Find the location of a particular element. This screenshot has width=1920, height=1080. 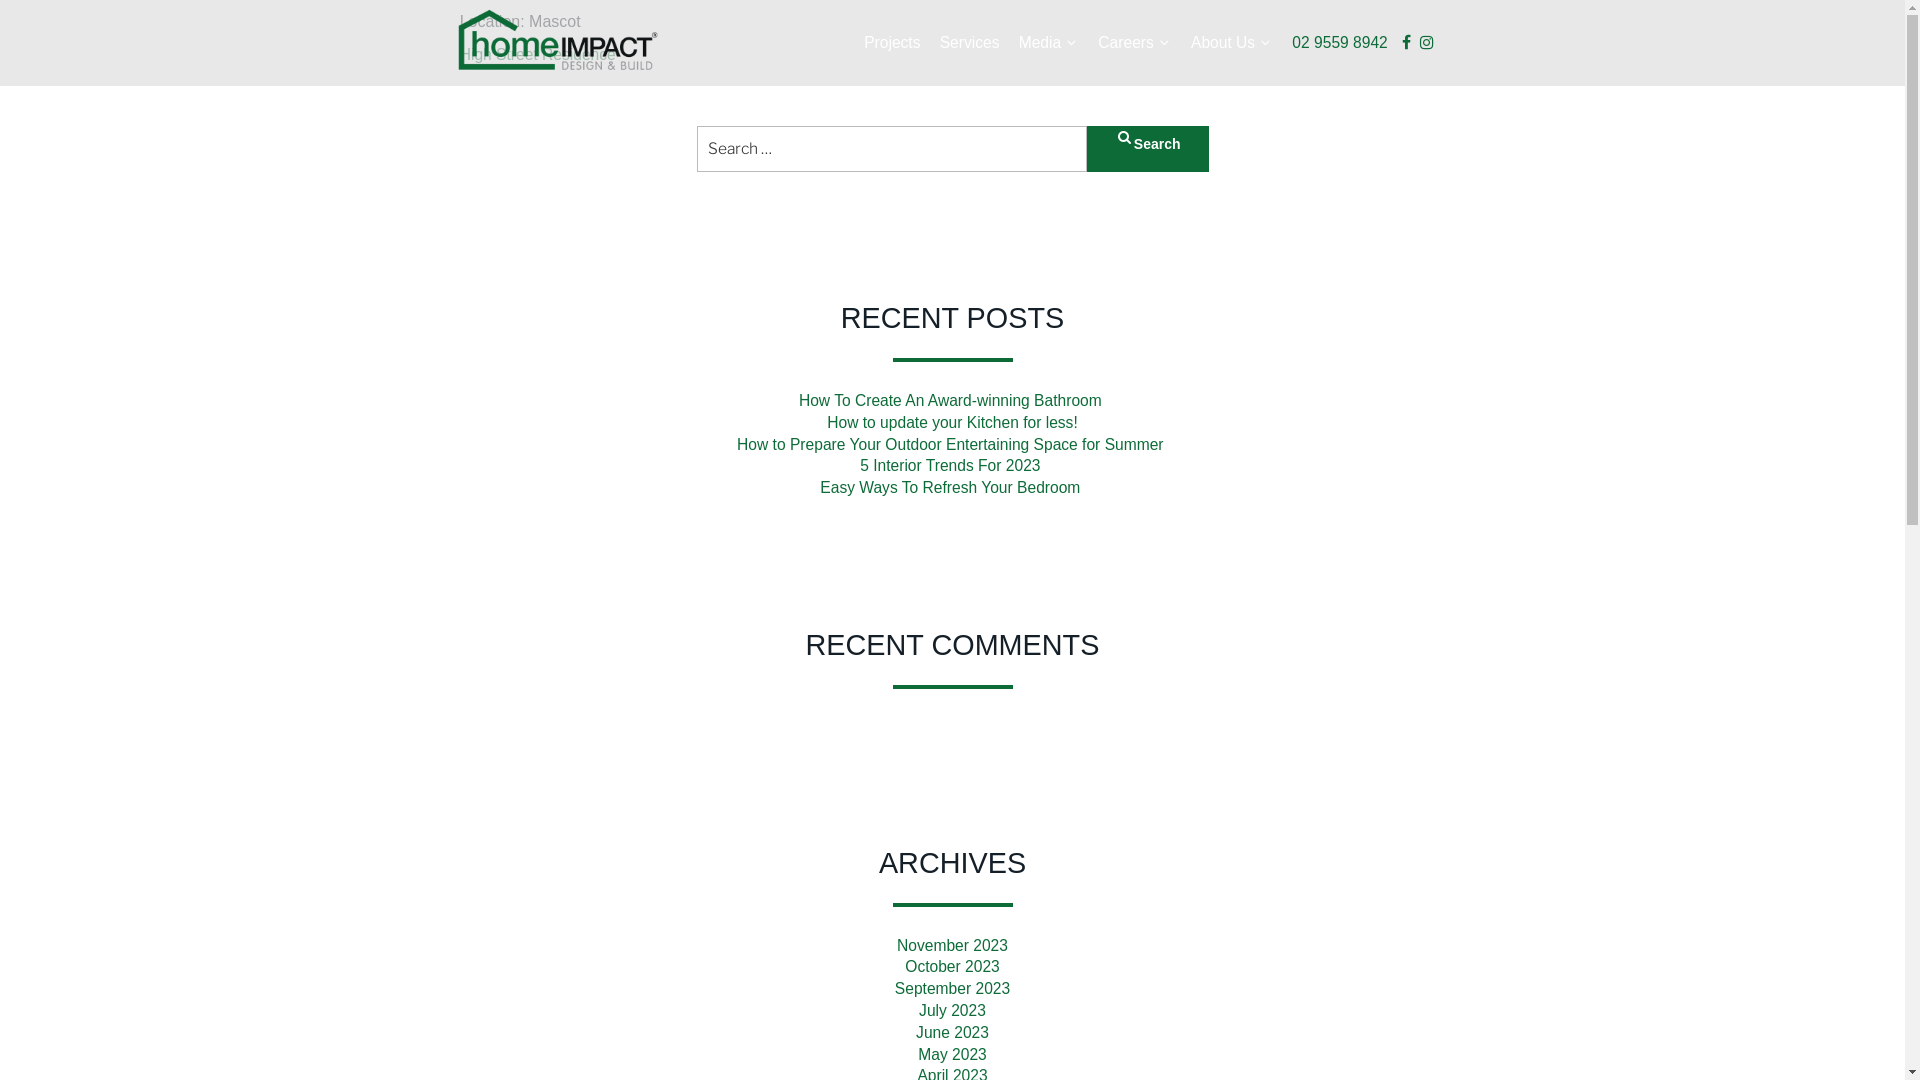

'Careers' is located at coordinates (1134, 42).